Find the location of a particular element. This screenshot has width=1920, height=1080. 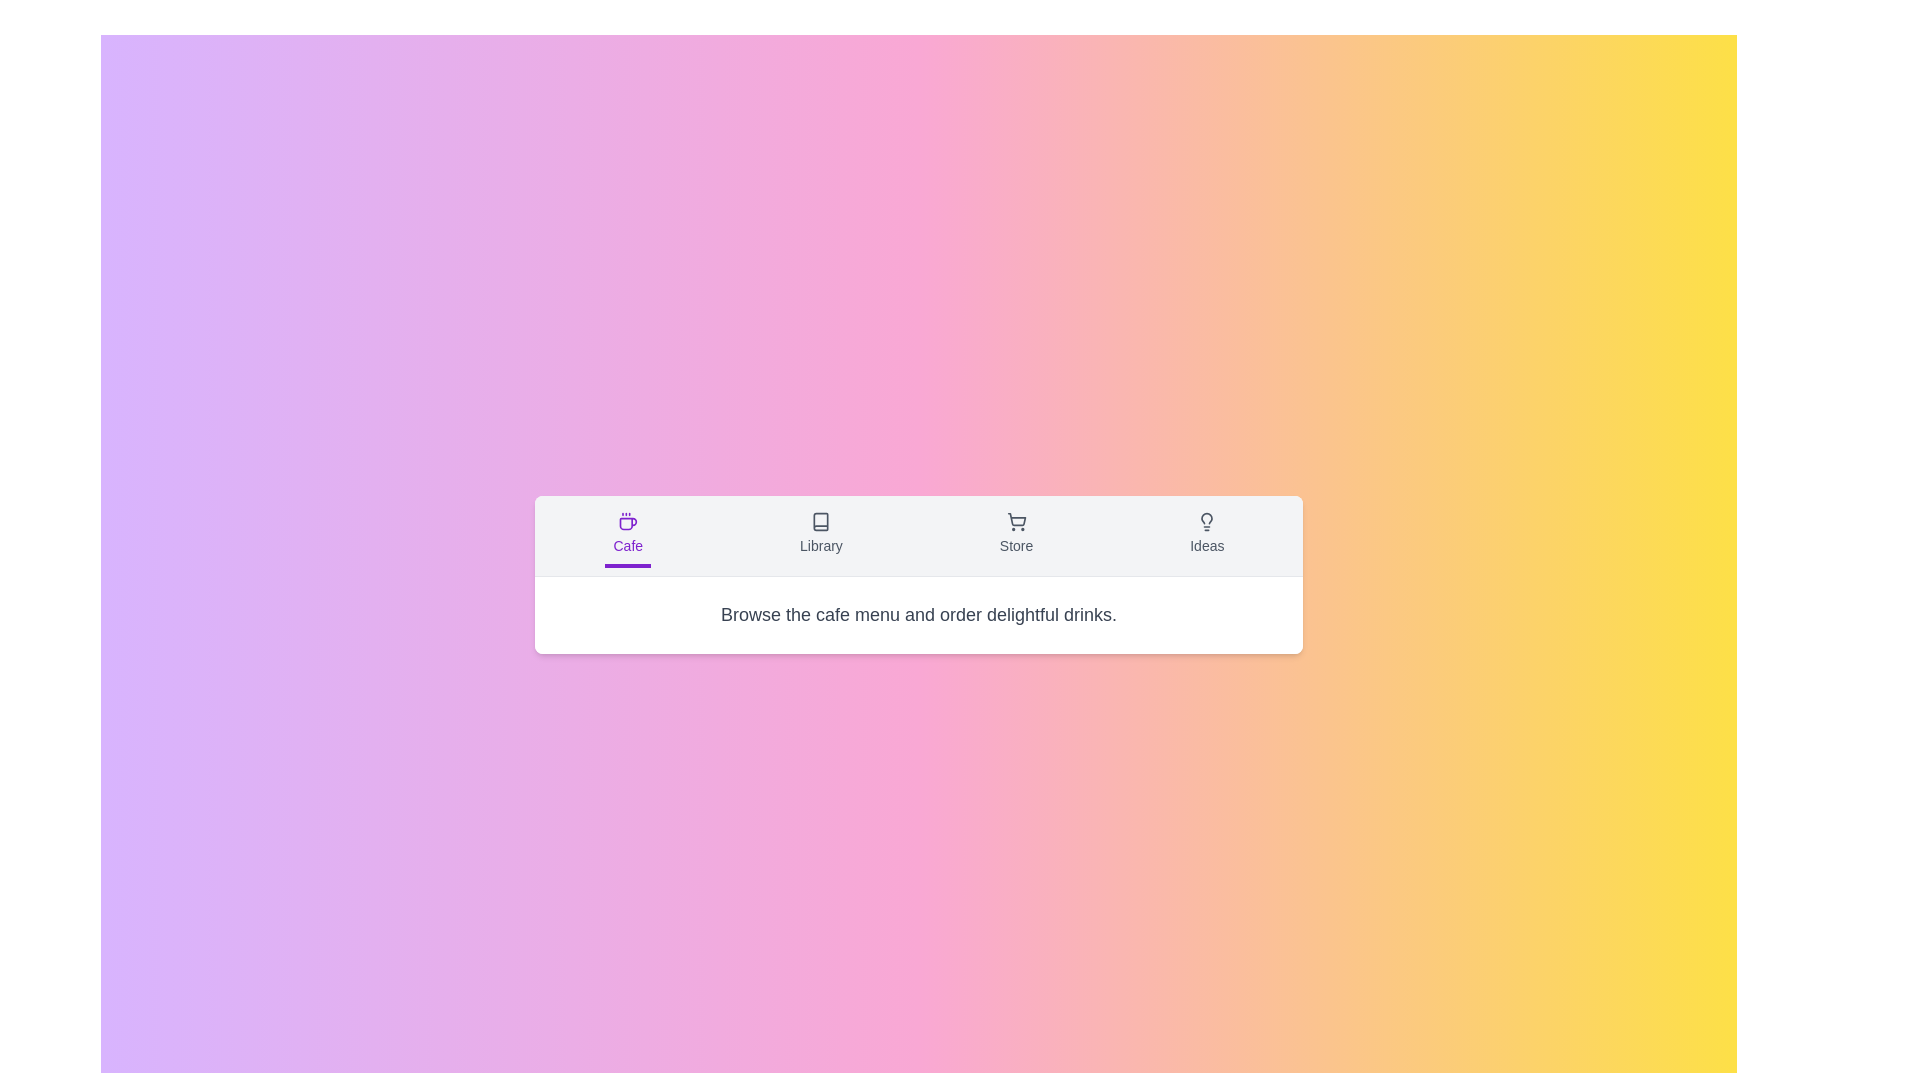

the 'Ideas' icon located at the far right of the navigation bar is located at coordinates (1206, 520).